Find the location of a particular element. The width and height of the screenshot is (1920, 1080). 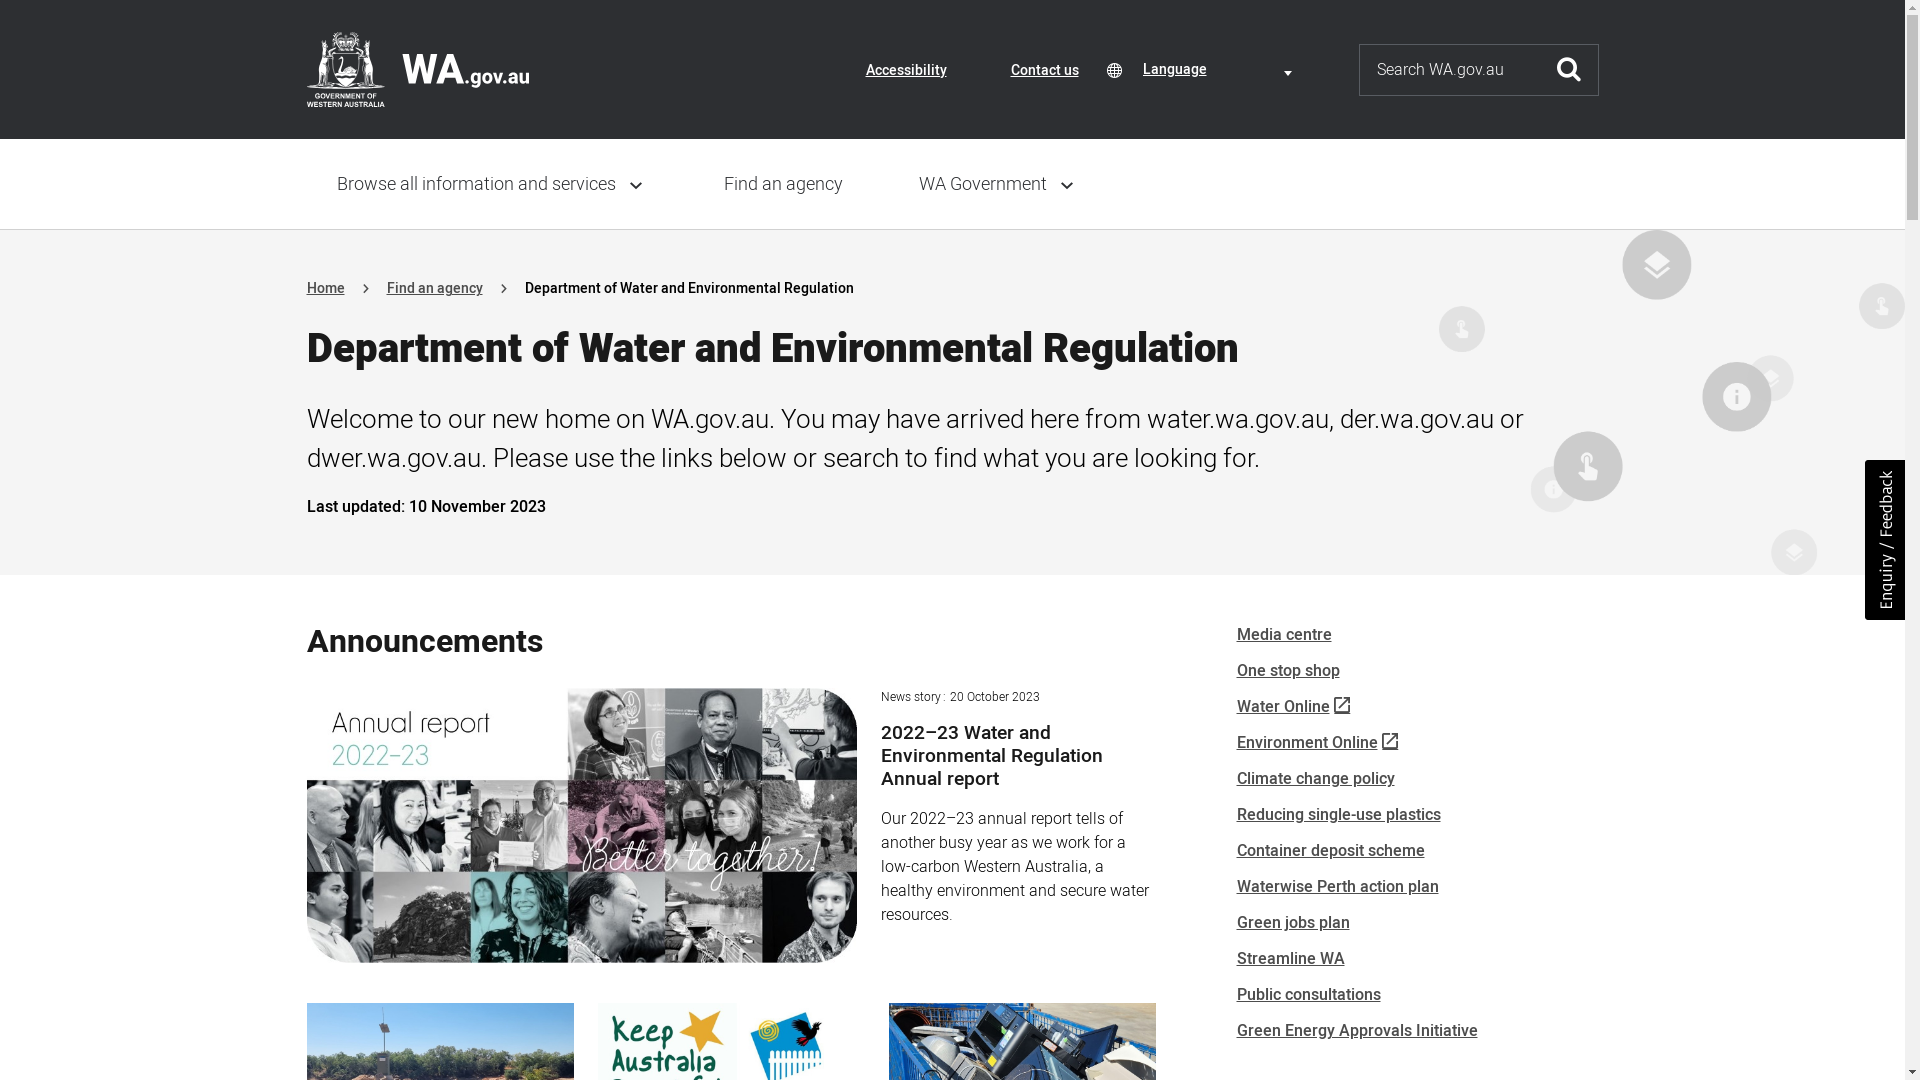

'Waterwise Perth action plan' is located at coordinates (1337, 886).